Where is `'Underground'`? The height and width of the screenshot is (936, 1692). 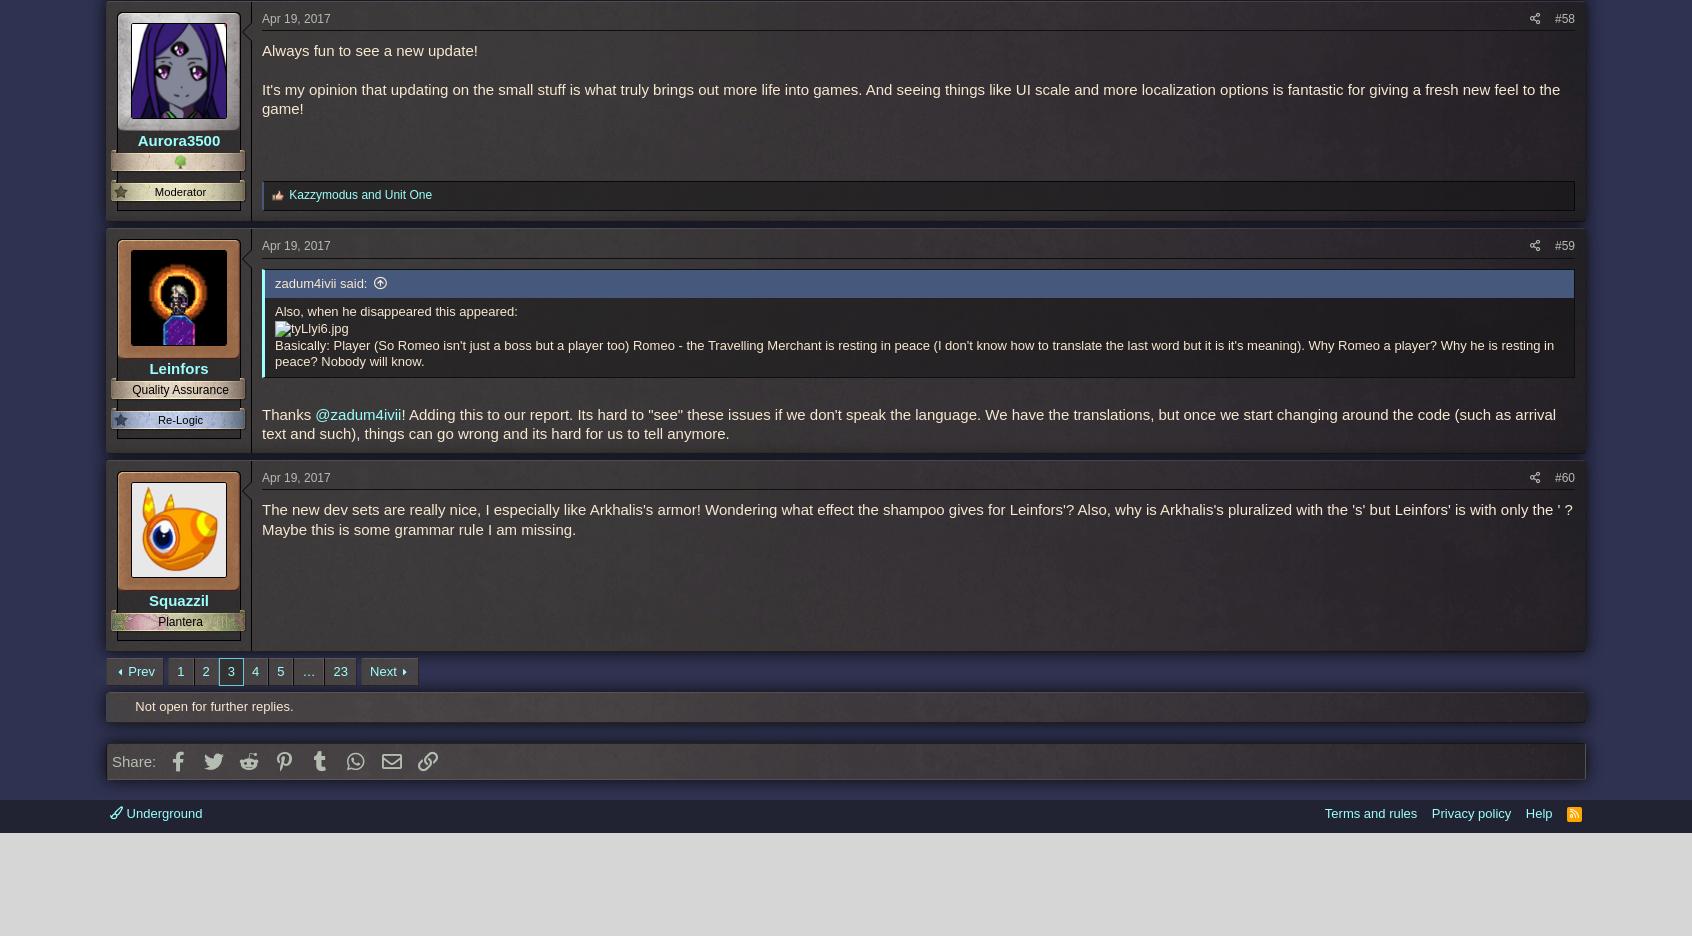
'Underground' is located at coordinates (161, 811).